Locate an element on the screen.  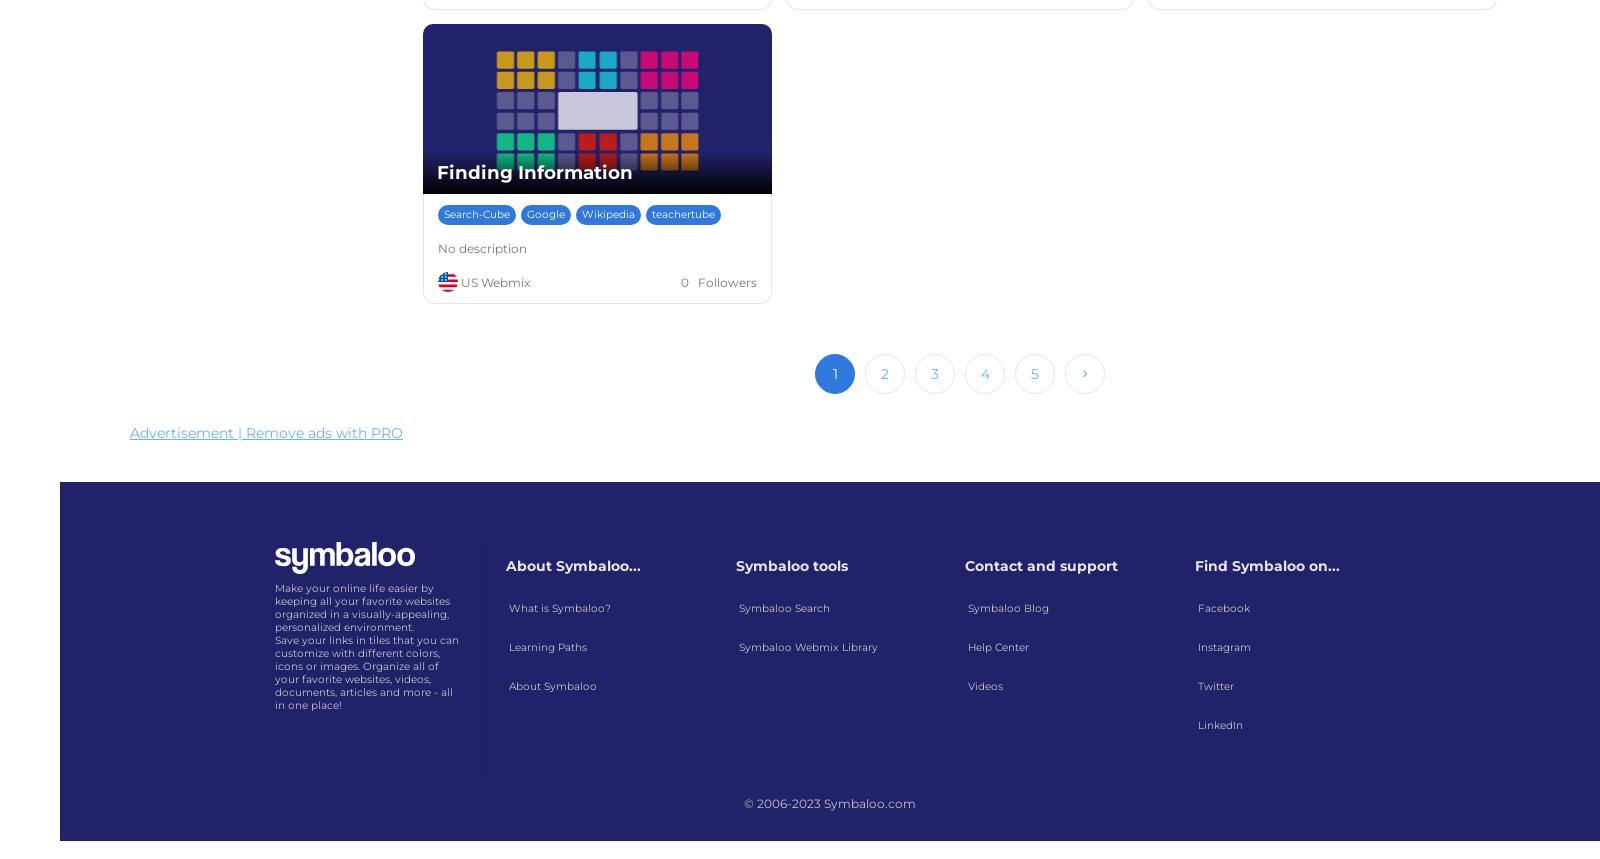
'No description' is located at coordinates (481, 247).